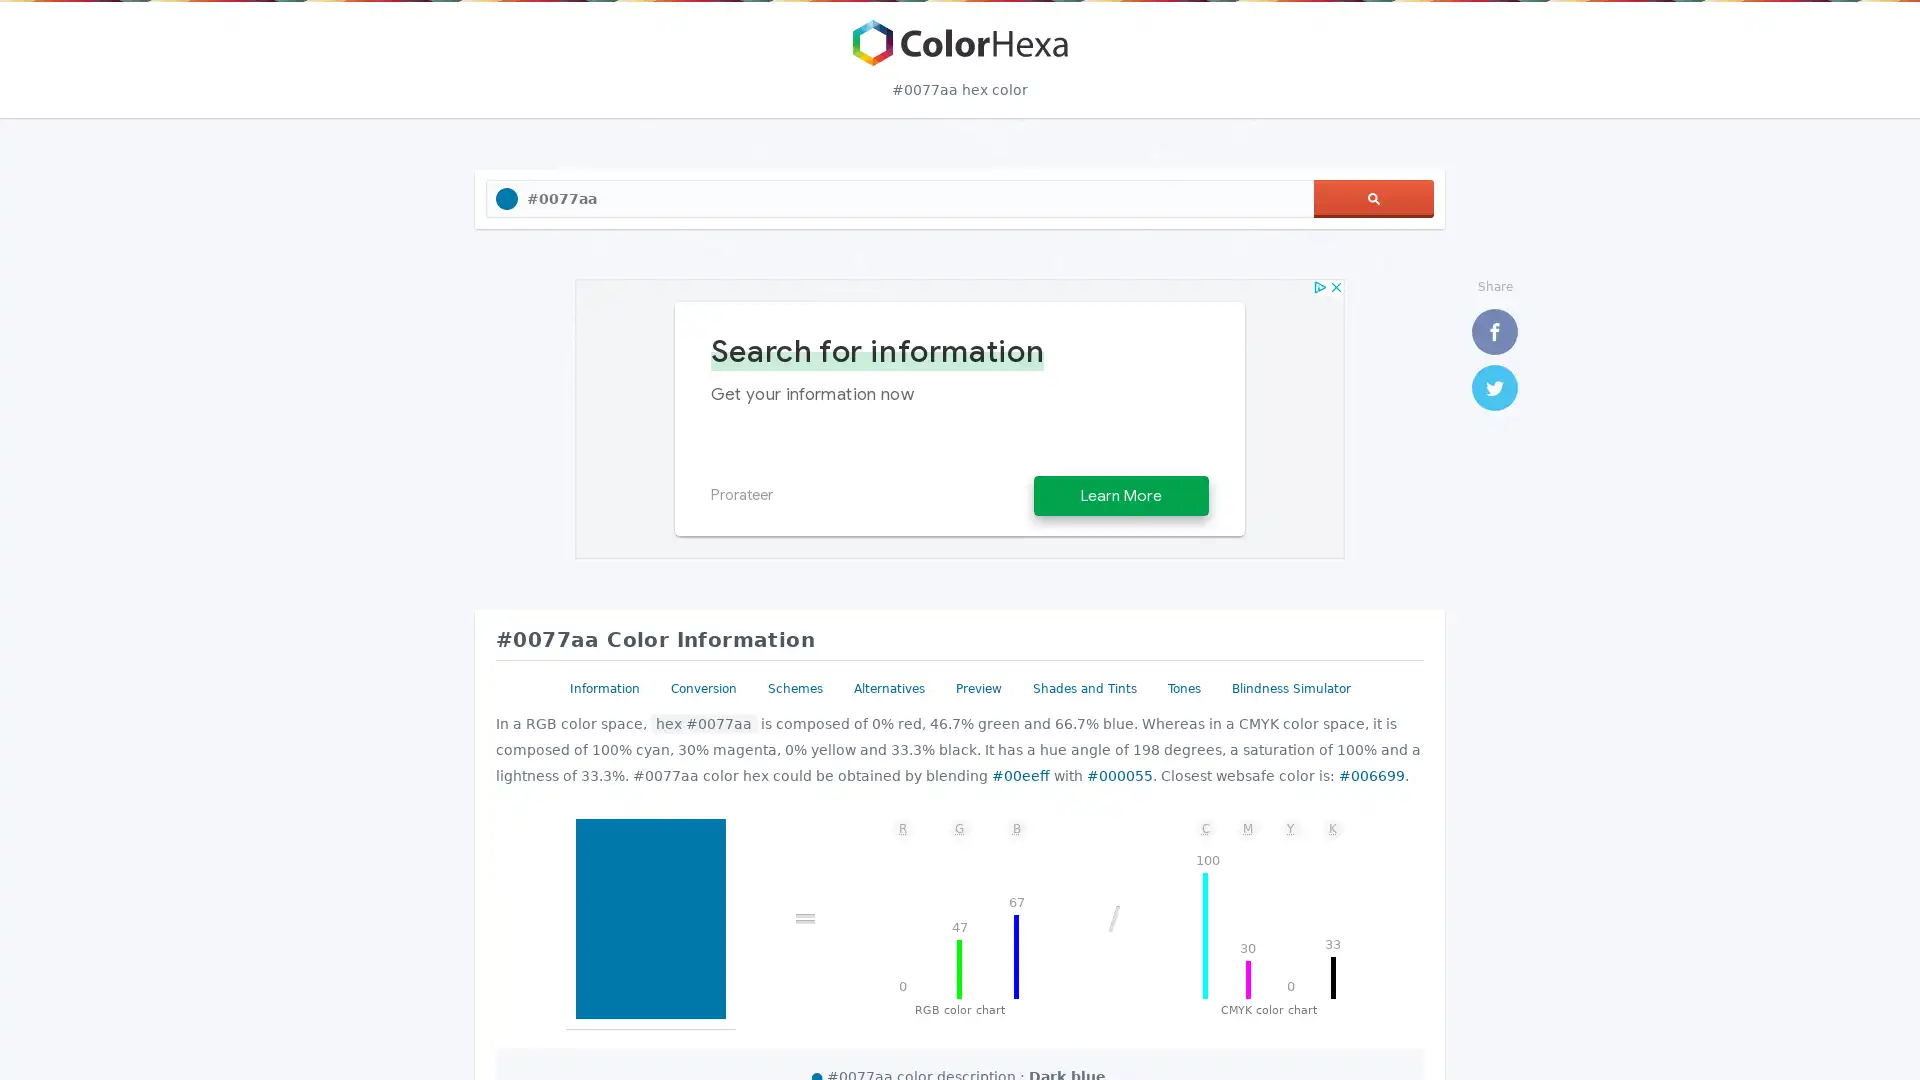 The height and width of the screenshot is (1080, 1920). What do you see at coordinates (1372, 199) in the screenshot?
I see `Search` at bounding box center [1372, 199].